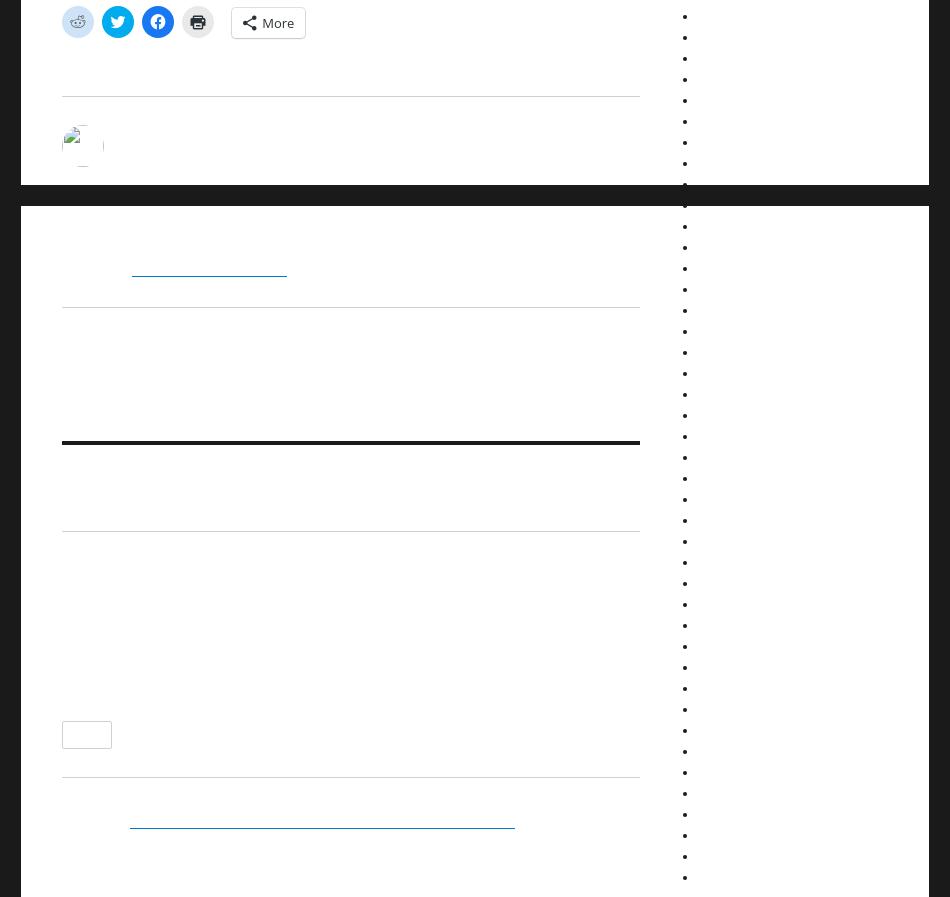 This screenshot has width=950, height=897. I want to click on 'February 2012', so click(734, 771).